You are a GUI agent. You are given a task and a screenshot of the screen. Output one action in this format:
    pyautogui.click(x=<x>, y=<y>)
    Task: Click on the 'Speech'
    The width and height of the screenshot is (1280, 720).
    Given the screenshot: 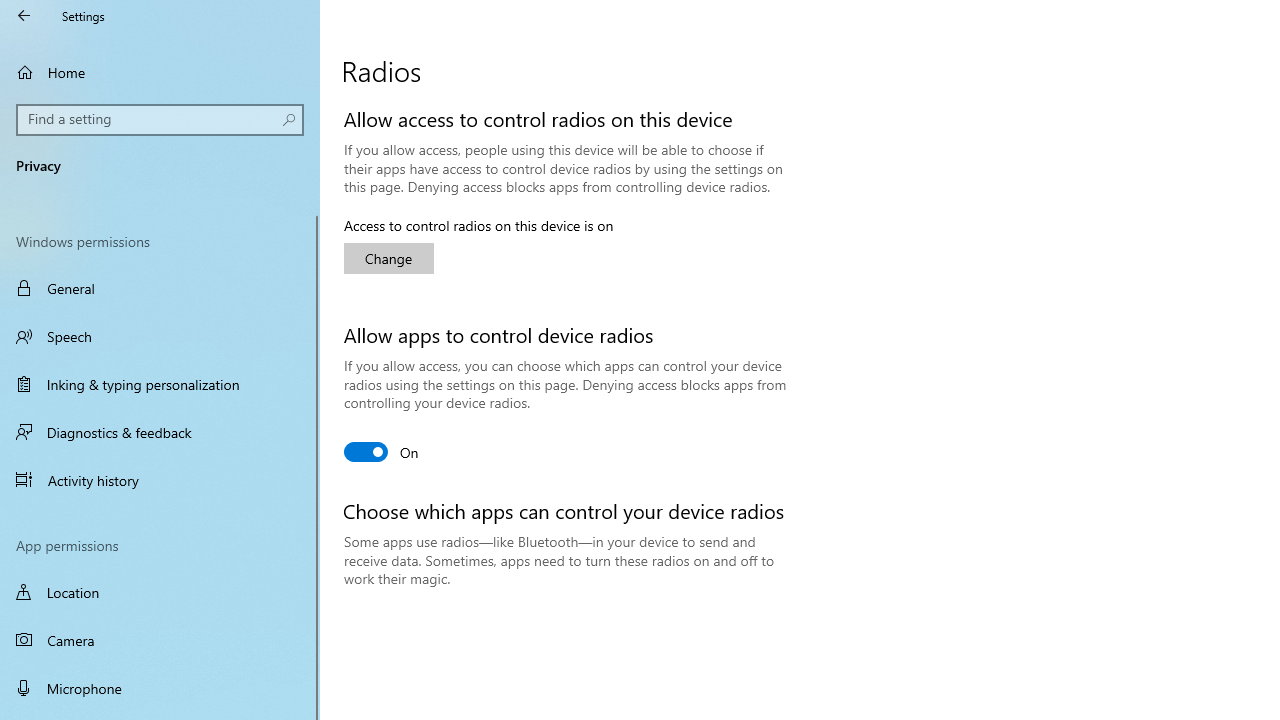 What is the action you would take?
    pyautogui.click(x=160, y=334)
    